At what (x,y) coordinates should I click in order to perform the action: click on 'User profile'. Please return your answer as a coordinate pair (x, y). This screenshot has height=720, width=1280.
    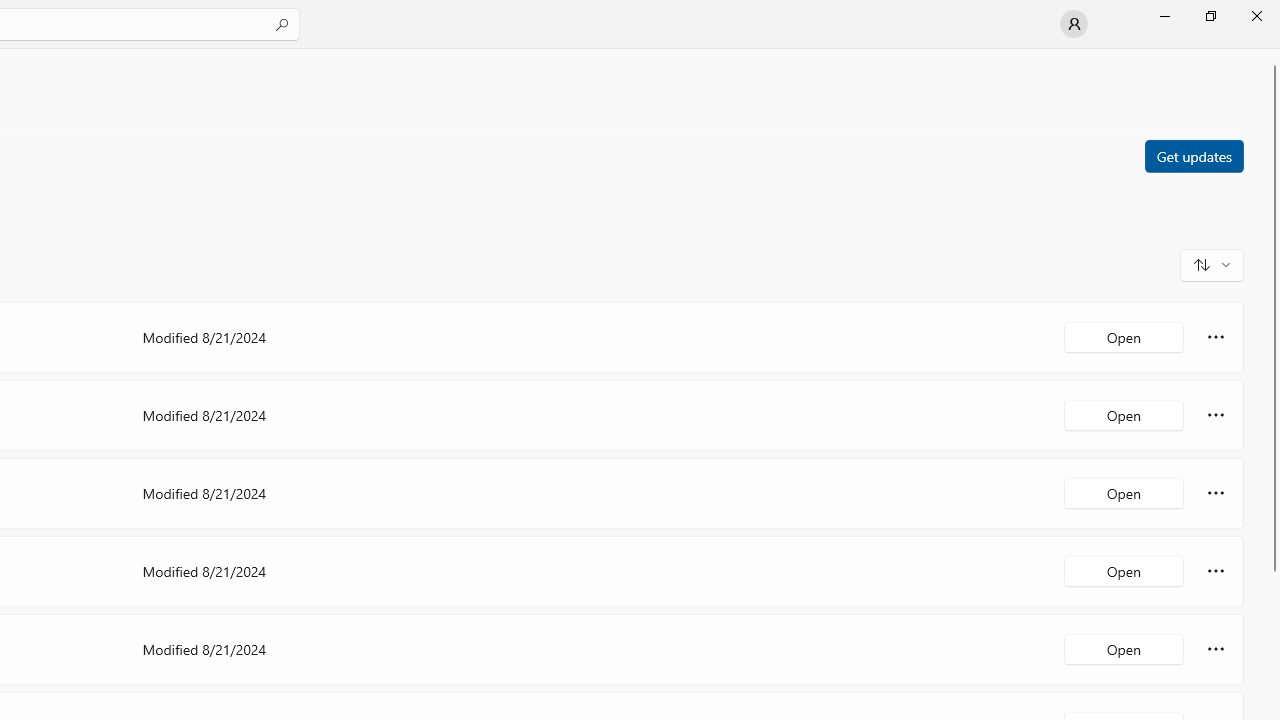
    Looking at the image, I should click on (1072, 24).